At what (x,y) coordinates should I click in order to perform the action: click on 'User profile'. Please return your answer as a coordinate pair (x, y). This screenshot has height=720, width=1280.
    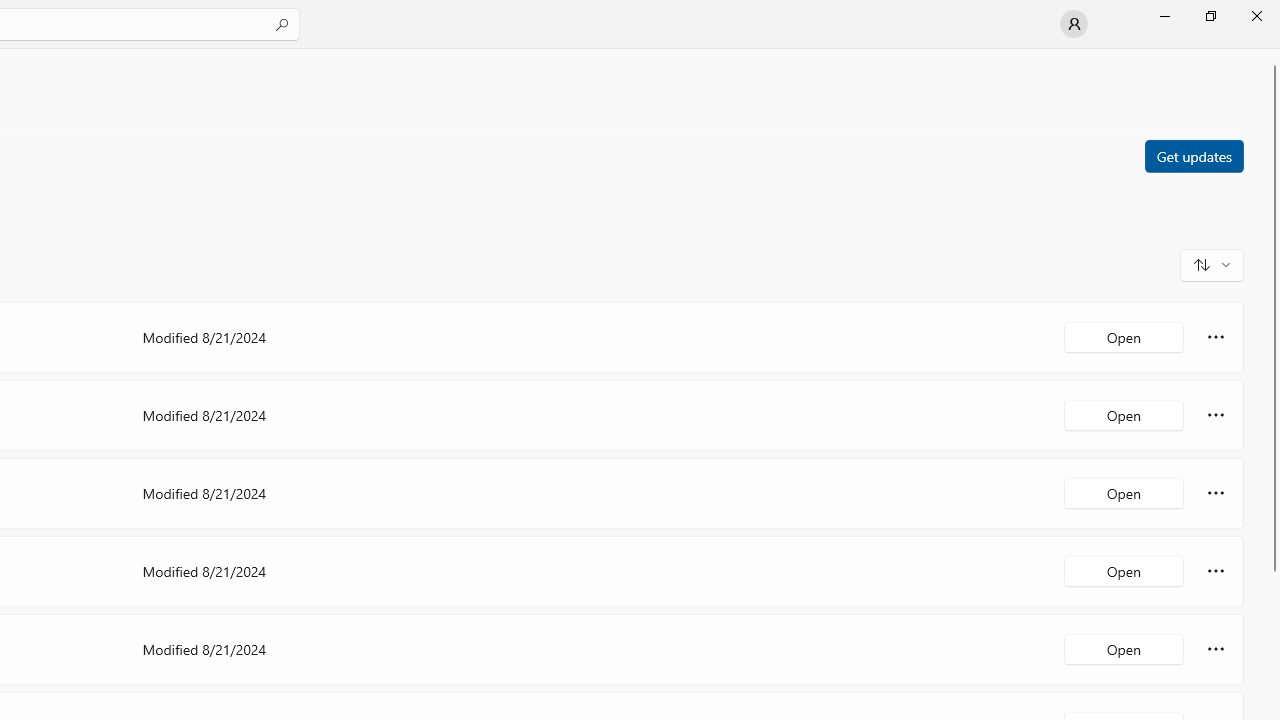
    Looking at the image, I should click on (1072, 24).